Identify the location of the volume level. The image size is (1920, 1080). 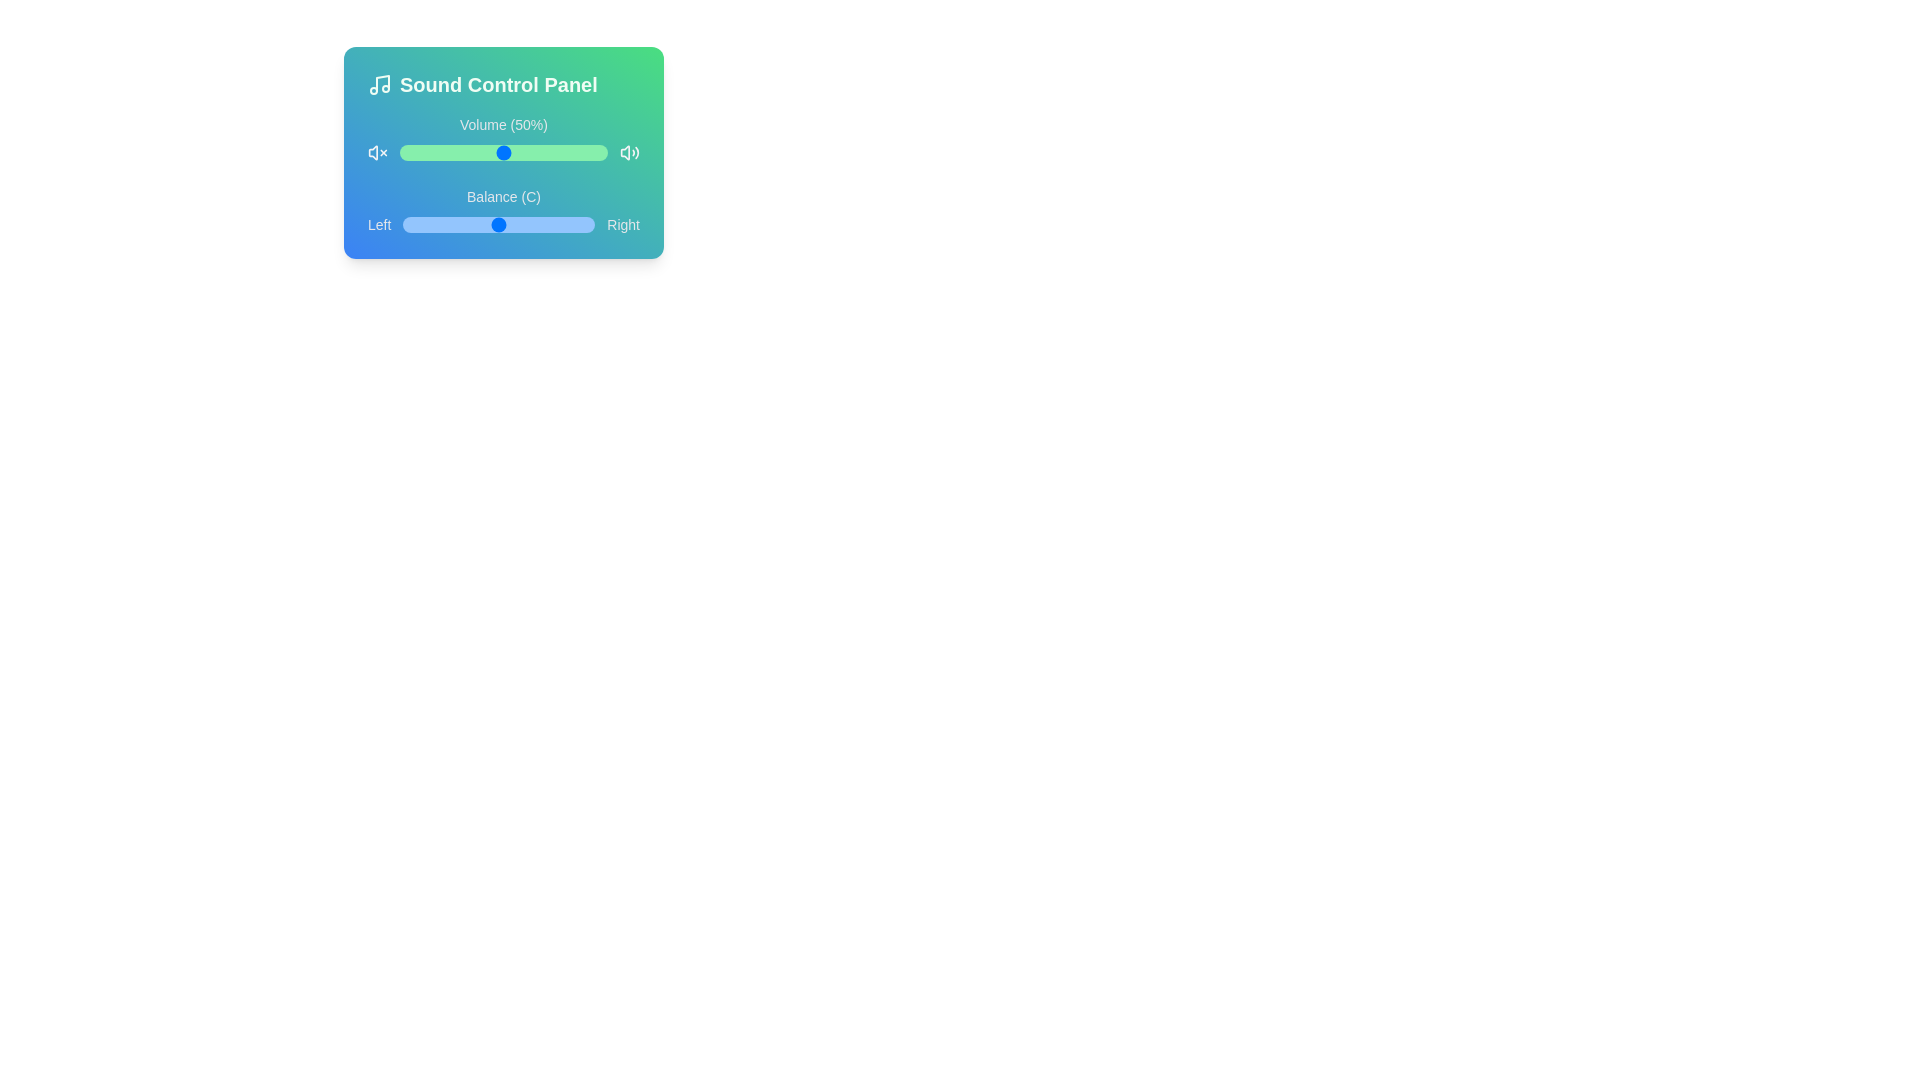
(590, 152).